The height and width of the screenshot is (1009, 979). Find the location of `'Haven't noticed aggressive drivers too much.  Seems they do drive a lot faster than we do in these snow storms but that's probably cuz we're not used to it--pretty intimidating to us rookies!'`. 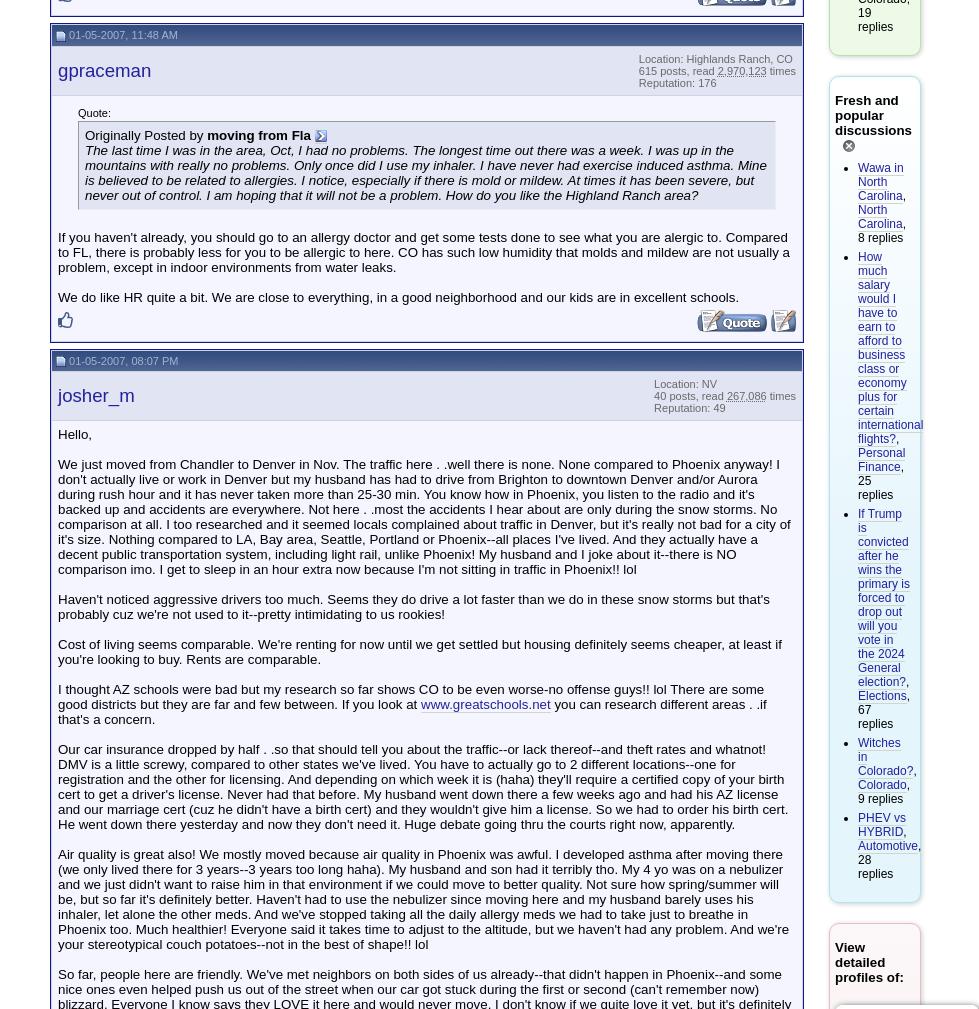

'Haven't noticed aggressive drivers too much.  Seems they do drive a lot faster than we do in these snow storms but that's probably cuz we're not used to it--pretty intimidating to us rookies!' is located at coordinates (413, 607).